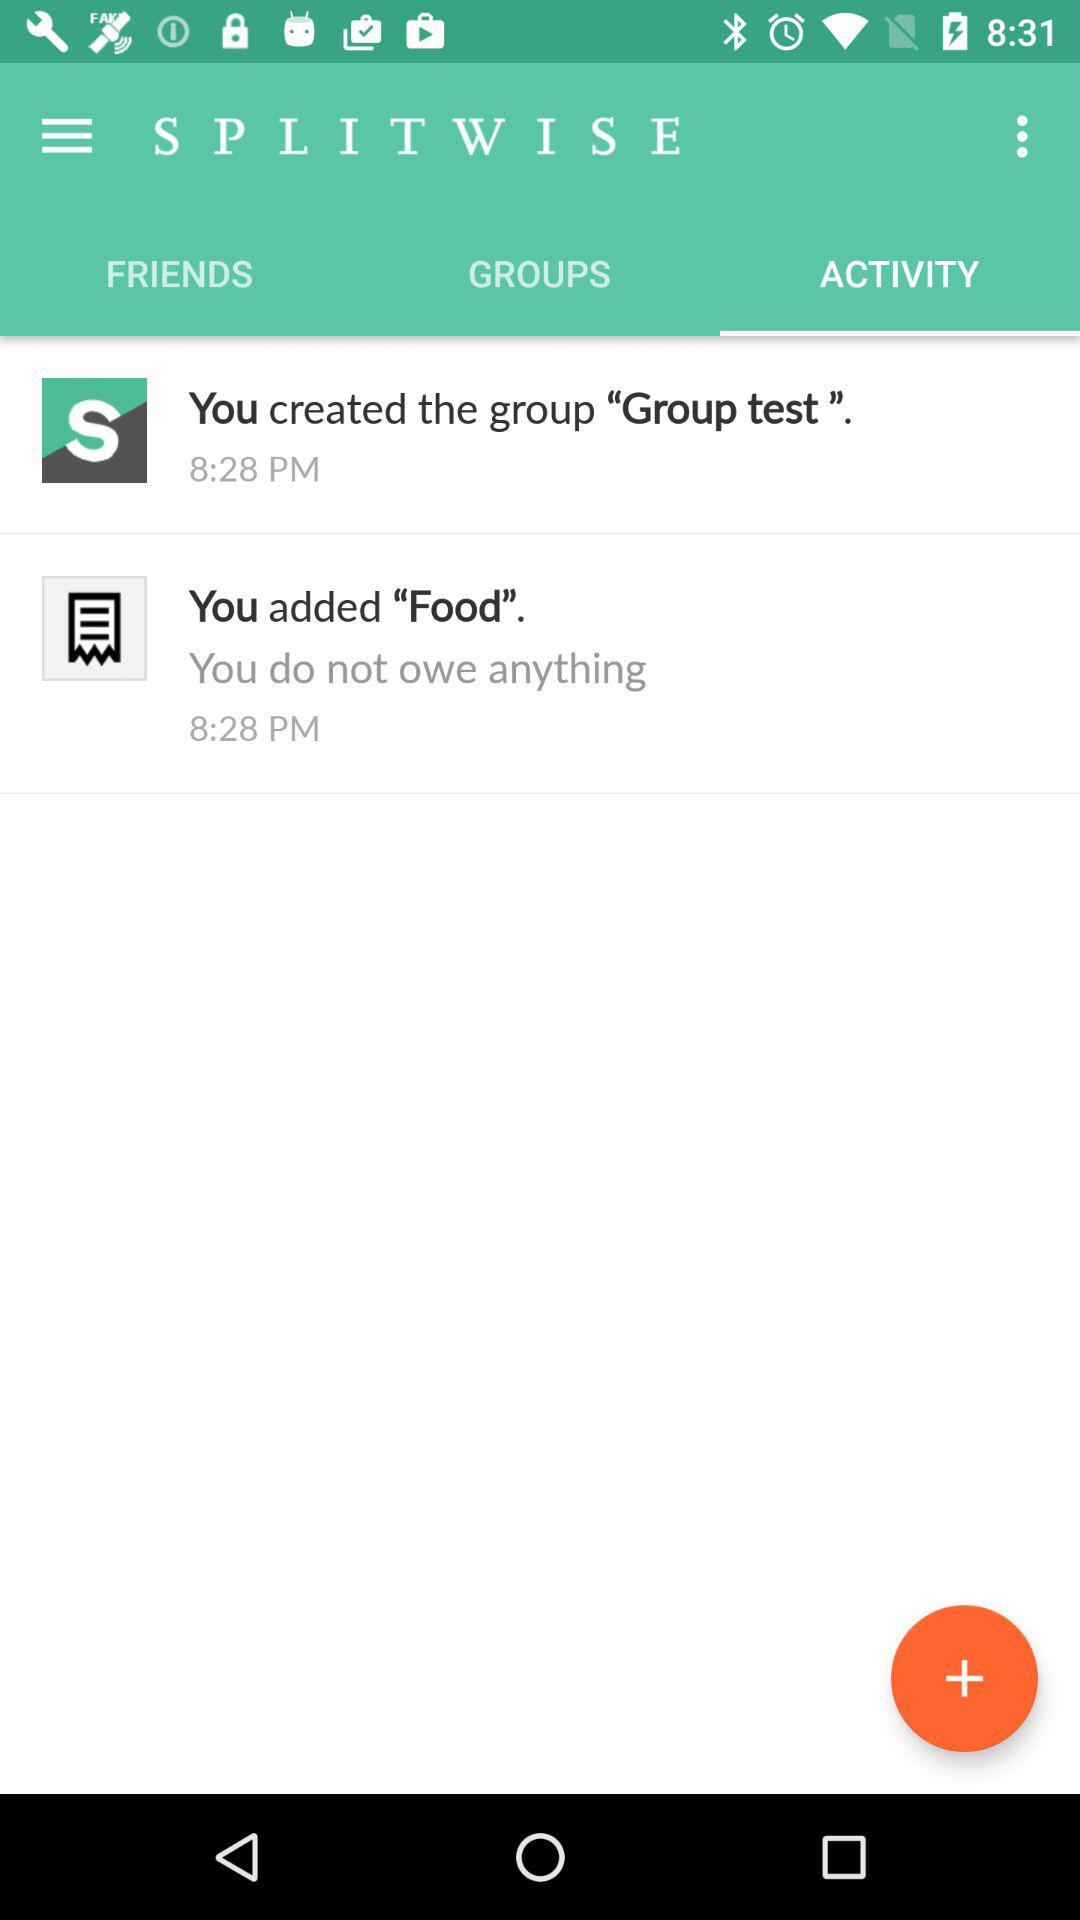 The width and height of the screenshot is (1080, 1920). What do you see at coordinates (612, 634) in the screenshot?
I see `the icon above the 8:28 pm` at bounding box center [612, 634].